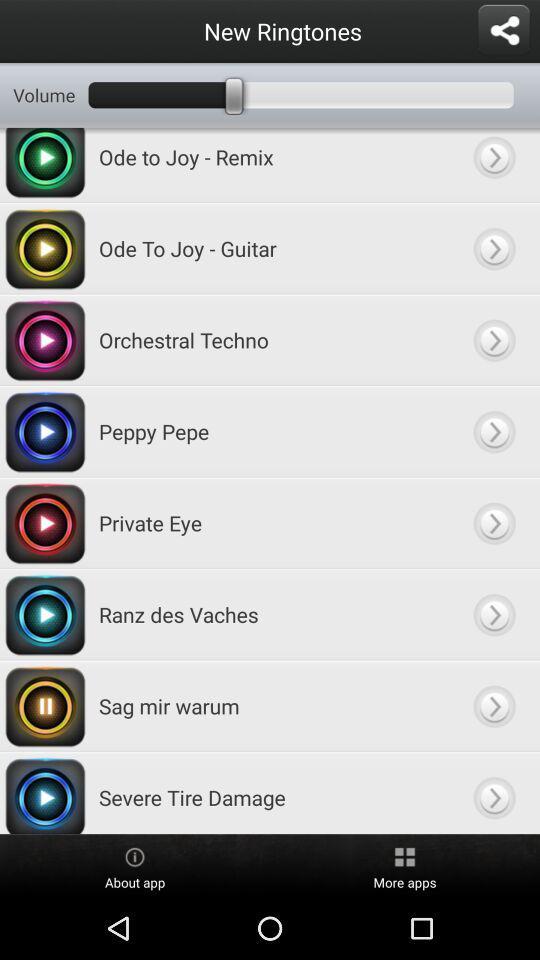 The width and height of the screenshot is (540, 960). Describe the element at coordinates (493, 522) in the screenshot. I see `forwad` at that location.